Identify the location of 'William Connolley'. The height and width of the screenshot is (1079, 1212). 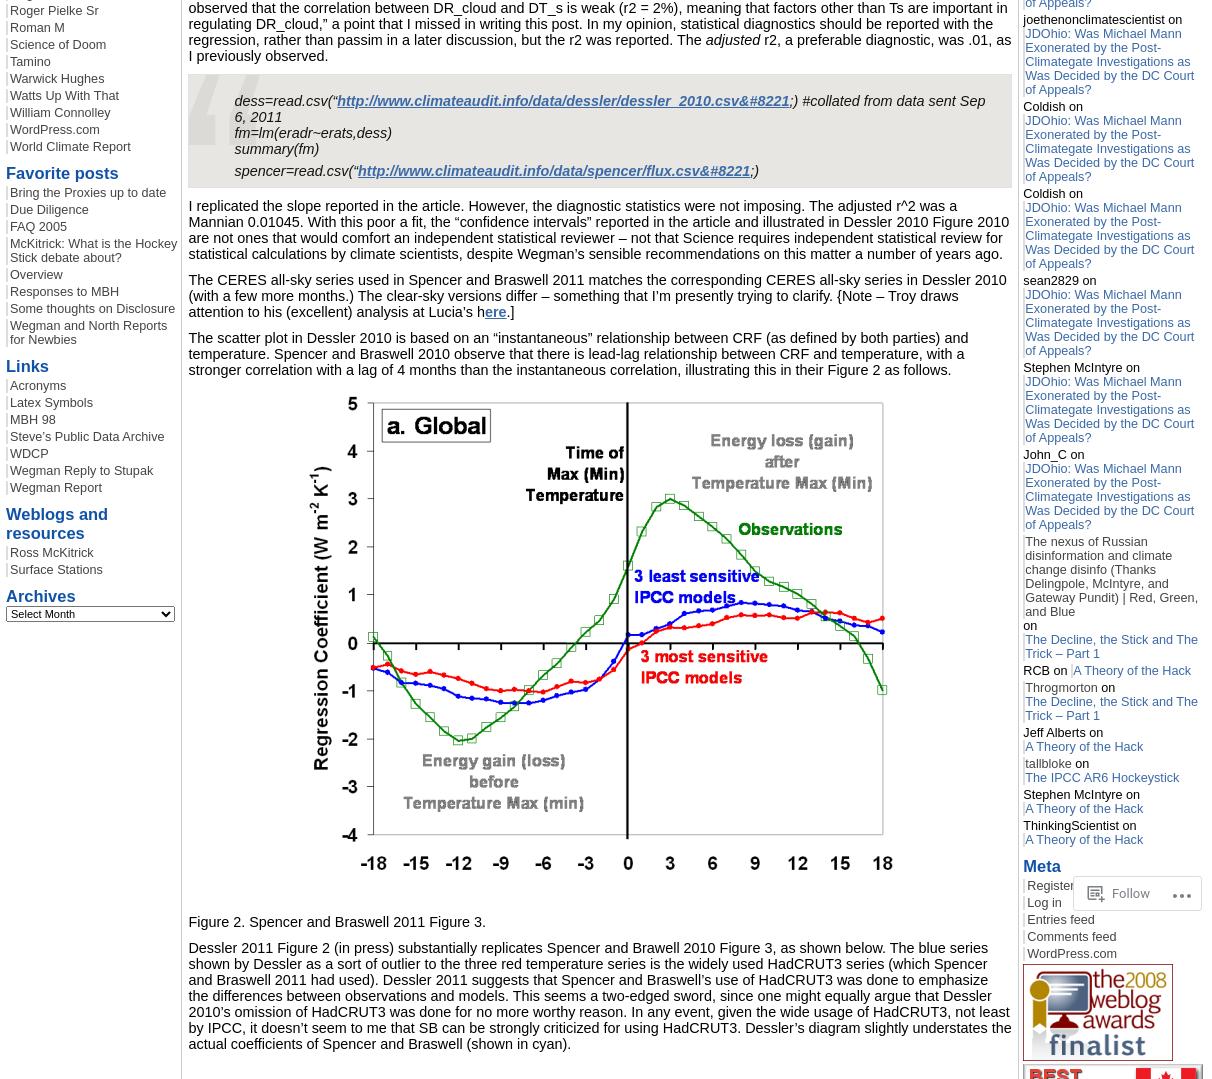
(58, 112).